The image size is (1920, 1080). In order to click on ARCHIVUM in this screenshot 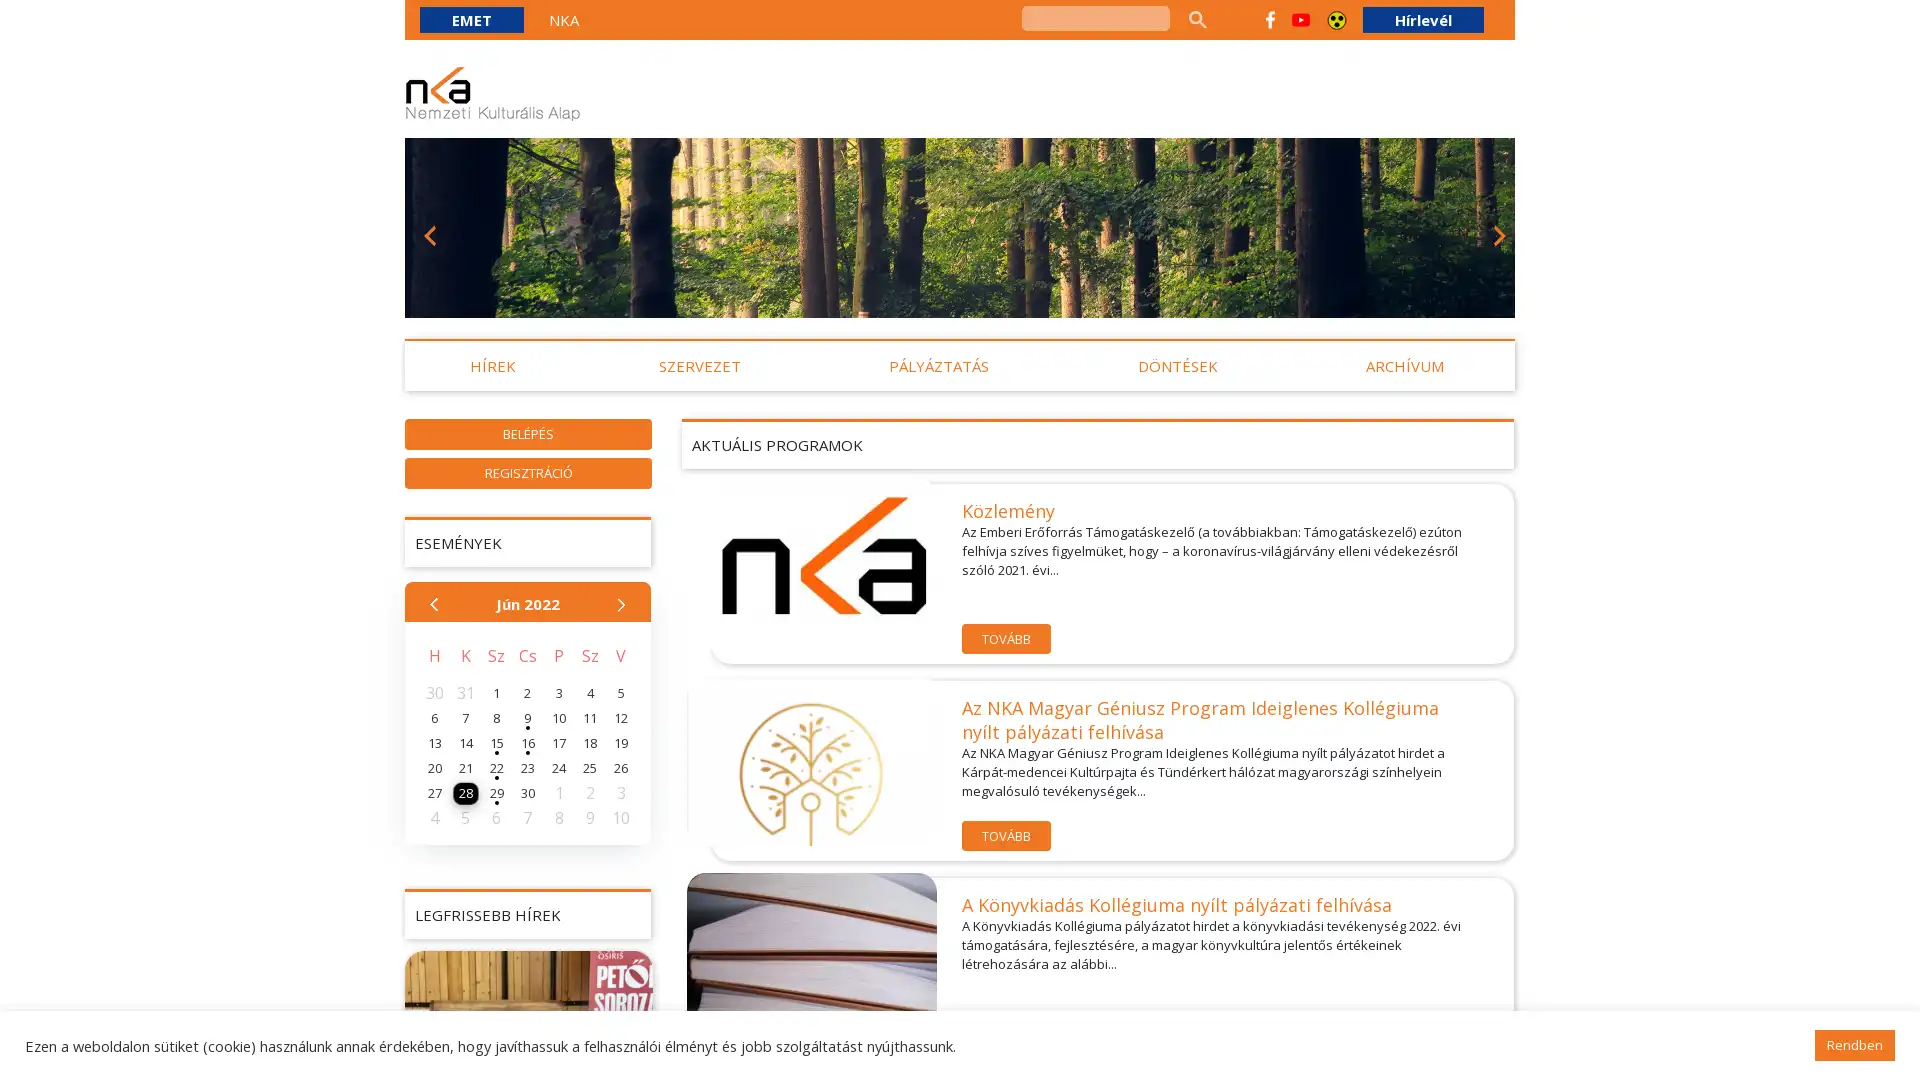, I will do `click(1404, 366)`.